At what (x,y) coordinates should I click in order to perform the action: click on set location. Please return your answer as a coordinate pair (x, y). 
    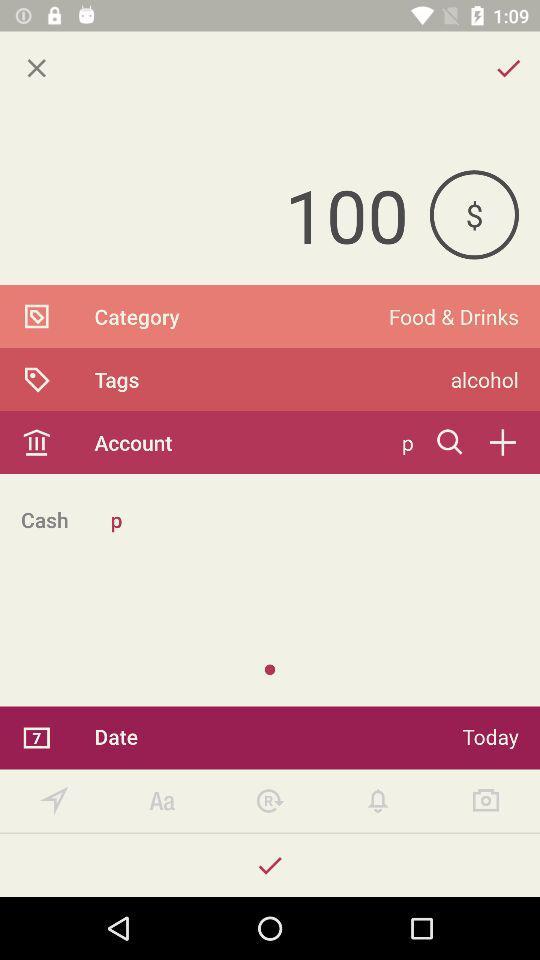
    Looking at the image, I should click on (54, 801).